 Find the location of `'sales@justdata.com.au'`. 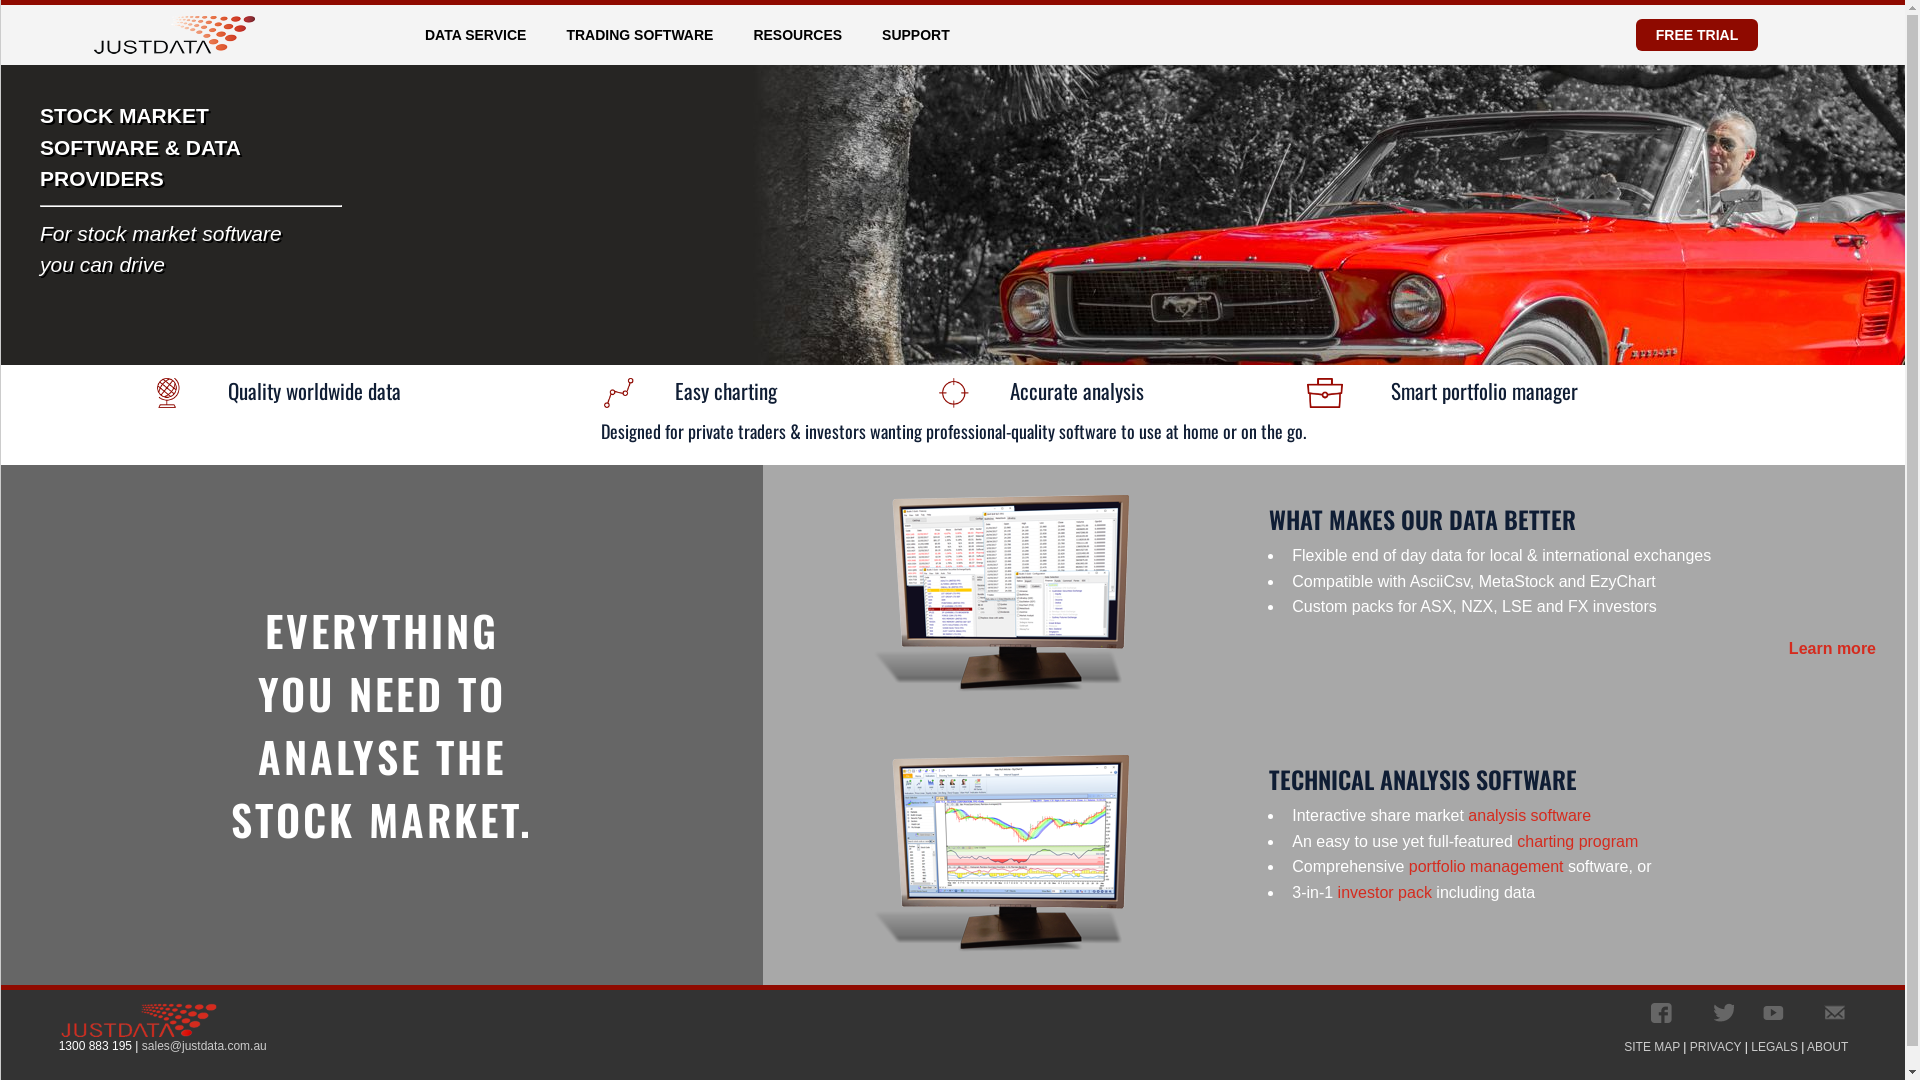

'sales@justdata.com.au' is located at coordinates (141, 1044).